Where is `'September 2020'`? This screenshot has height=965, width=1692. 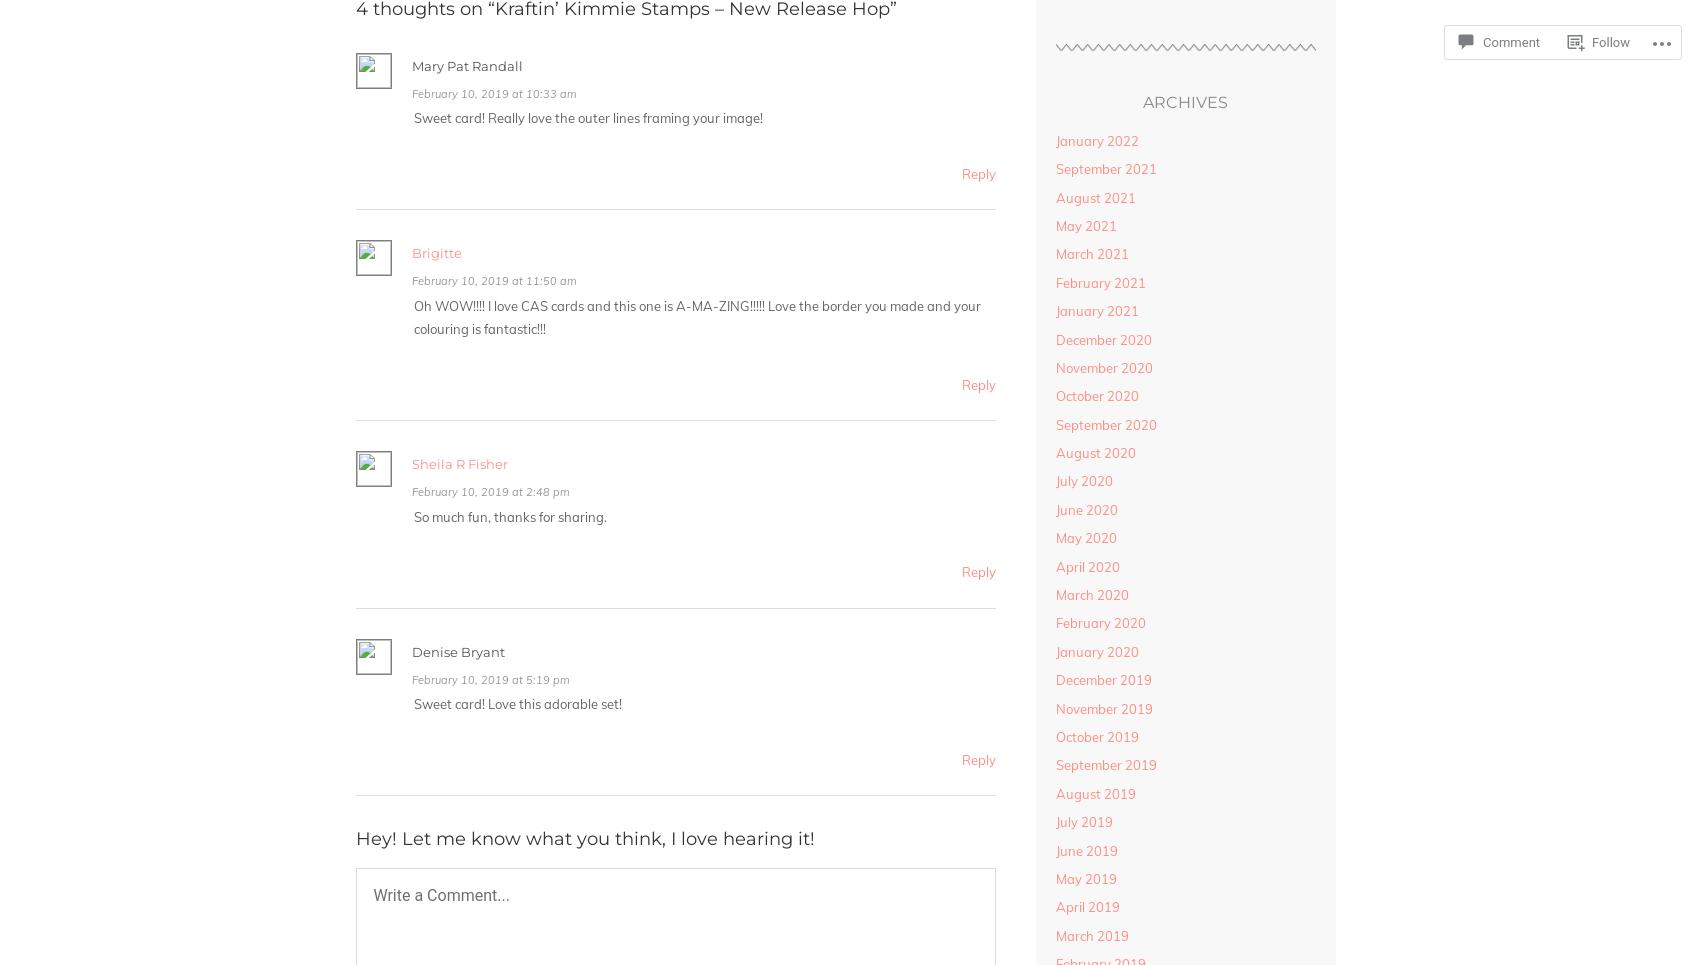
'September 2020' is located at coordinates (1105, 424).